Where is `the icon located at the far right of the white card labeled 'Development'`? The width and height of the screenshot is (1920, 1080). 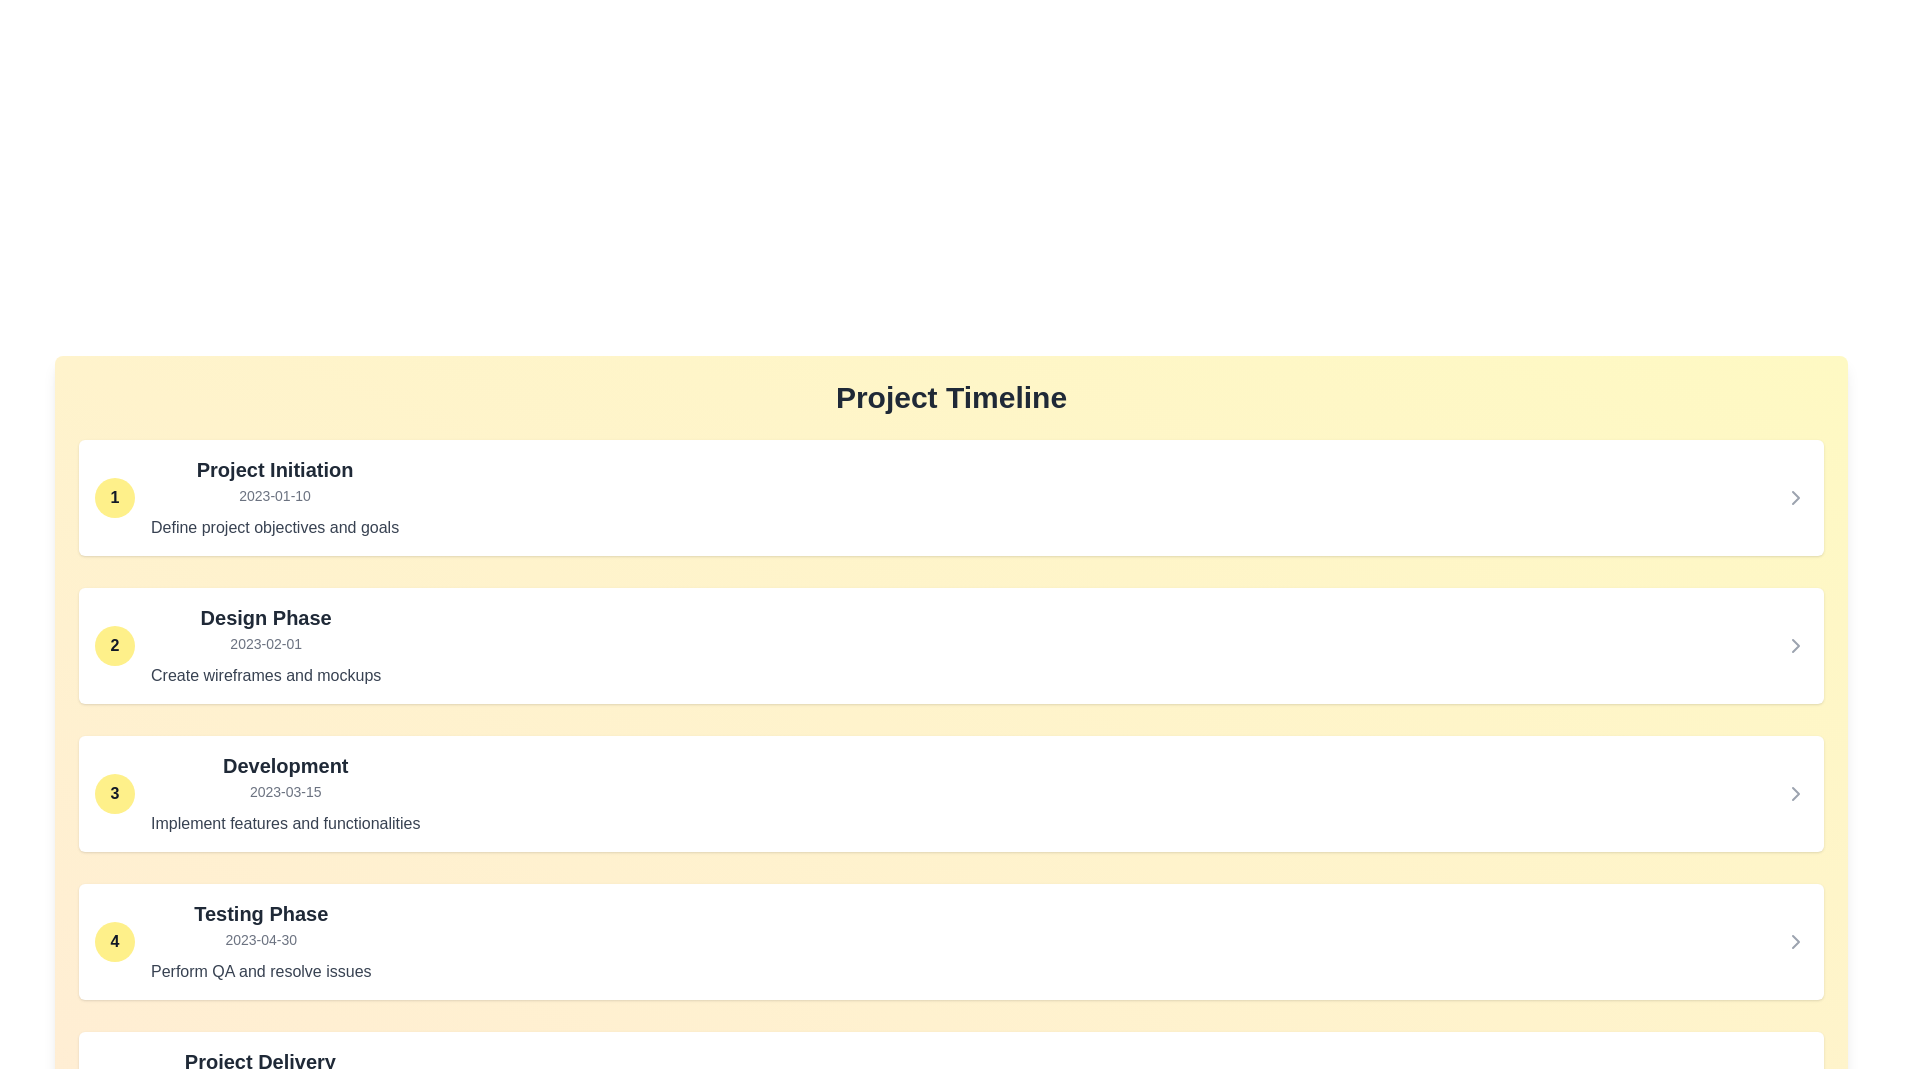 the icon located at the far right of the white card labeled 'Development' is located at coordinates (1795, 793).